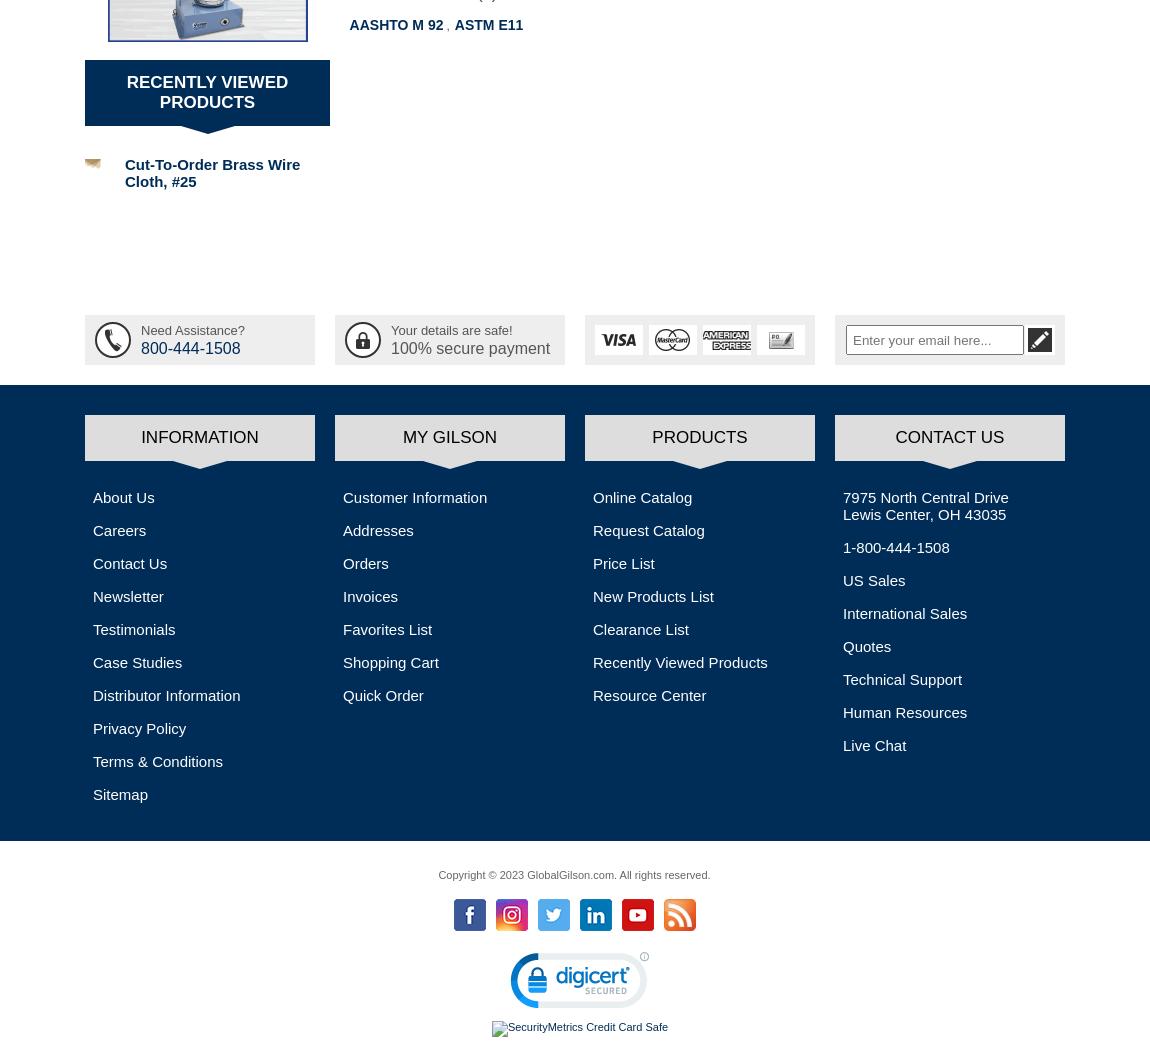  What do you see at coordinates (895, 546) in the screenshot?
I see `'1-800-444-1508'` at bounding box center [895, 546].